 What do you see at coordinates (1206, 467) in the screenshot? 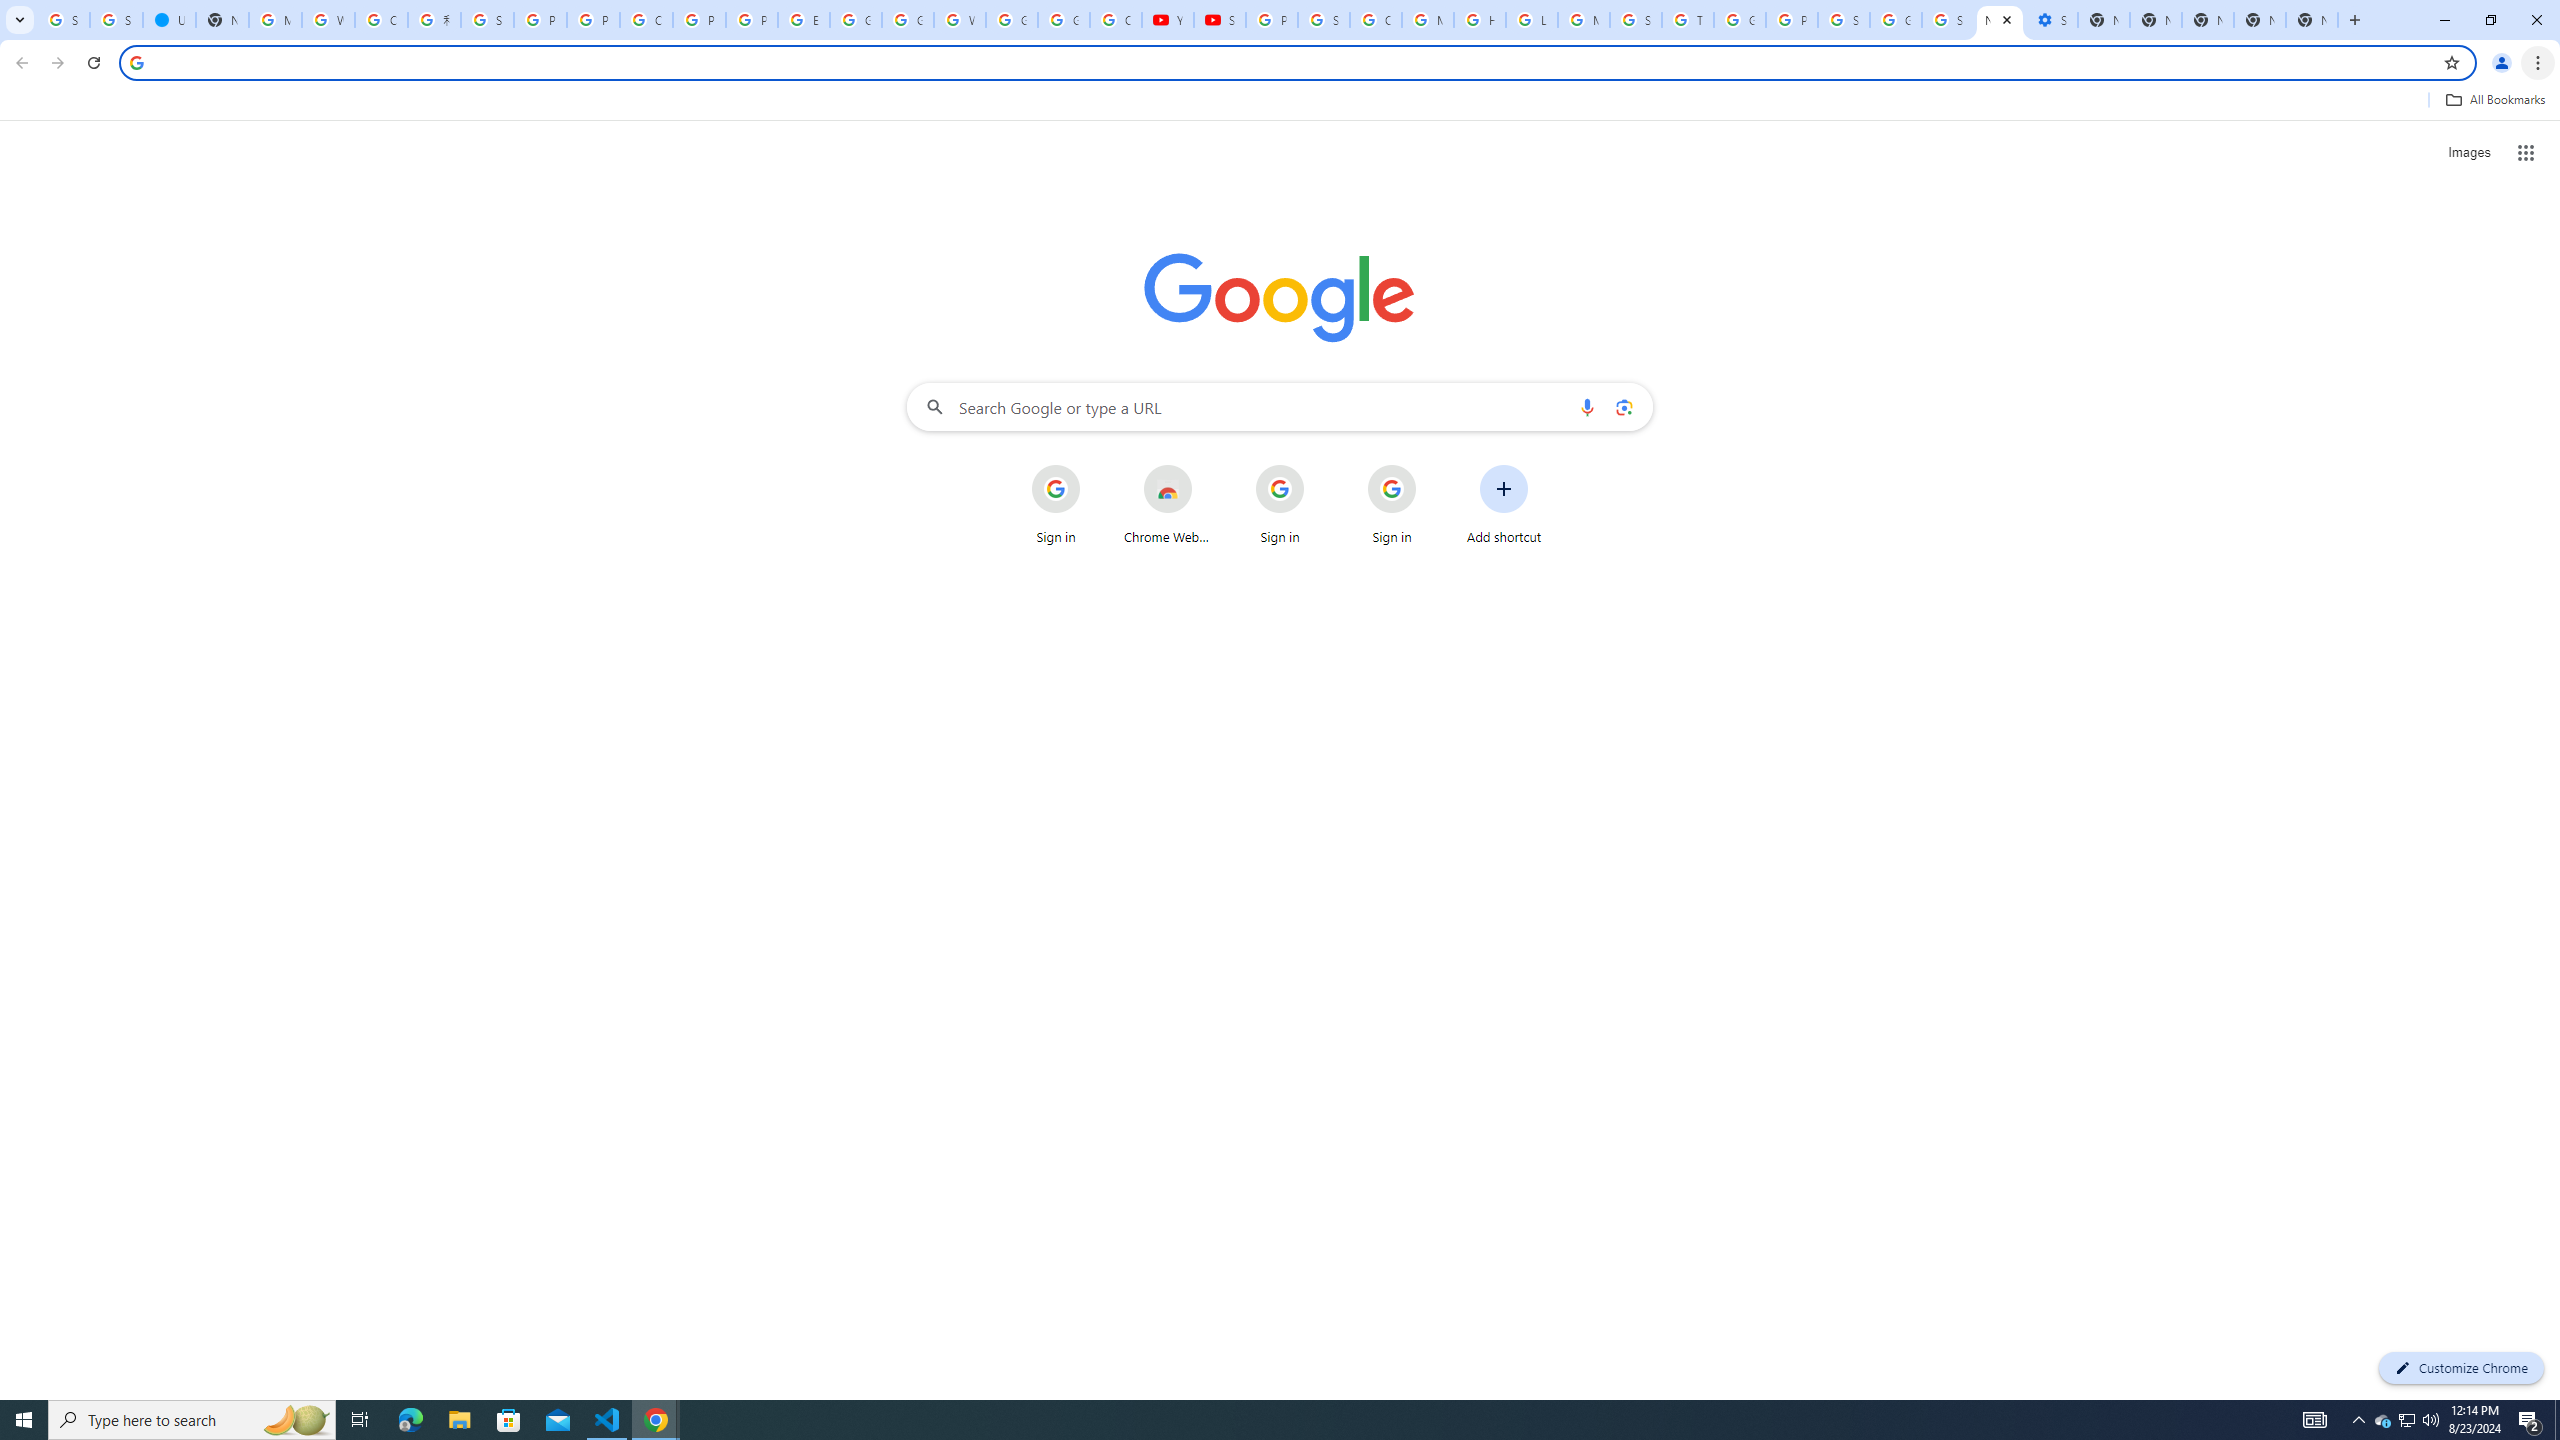
I see `'More actions for Chrome Web Store shortcut'` at bounding box center [1206, 467].